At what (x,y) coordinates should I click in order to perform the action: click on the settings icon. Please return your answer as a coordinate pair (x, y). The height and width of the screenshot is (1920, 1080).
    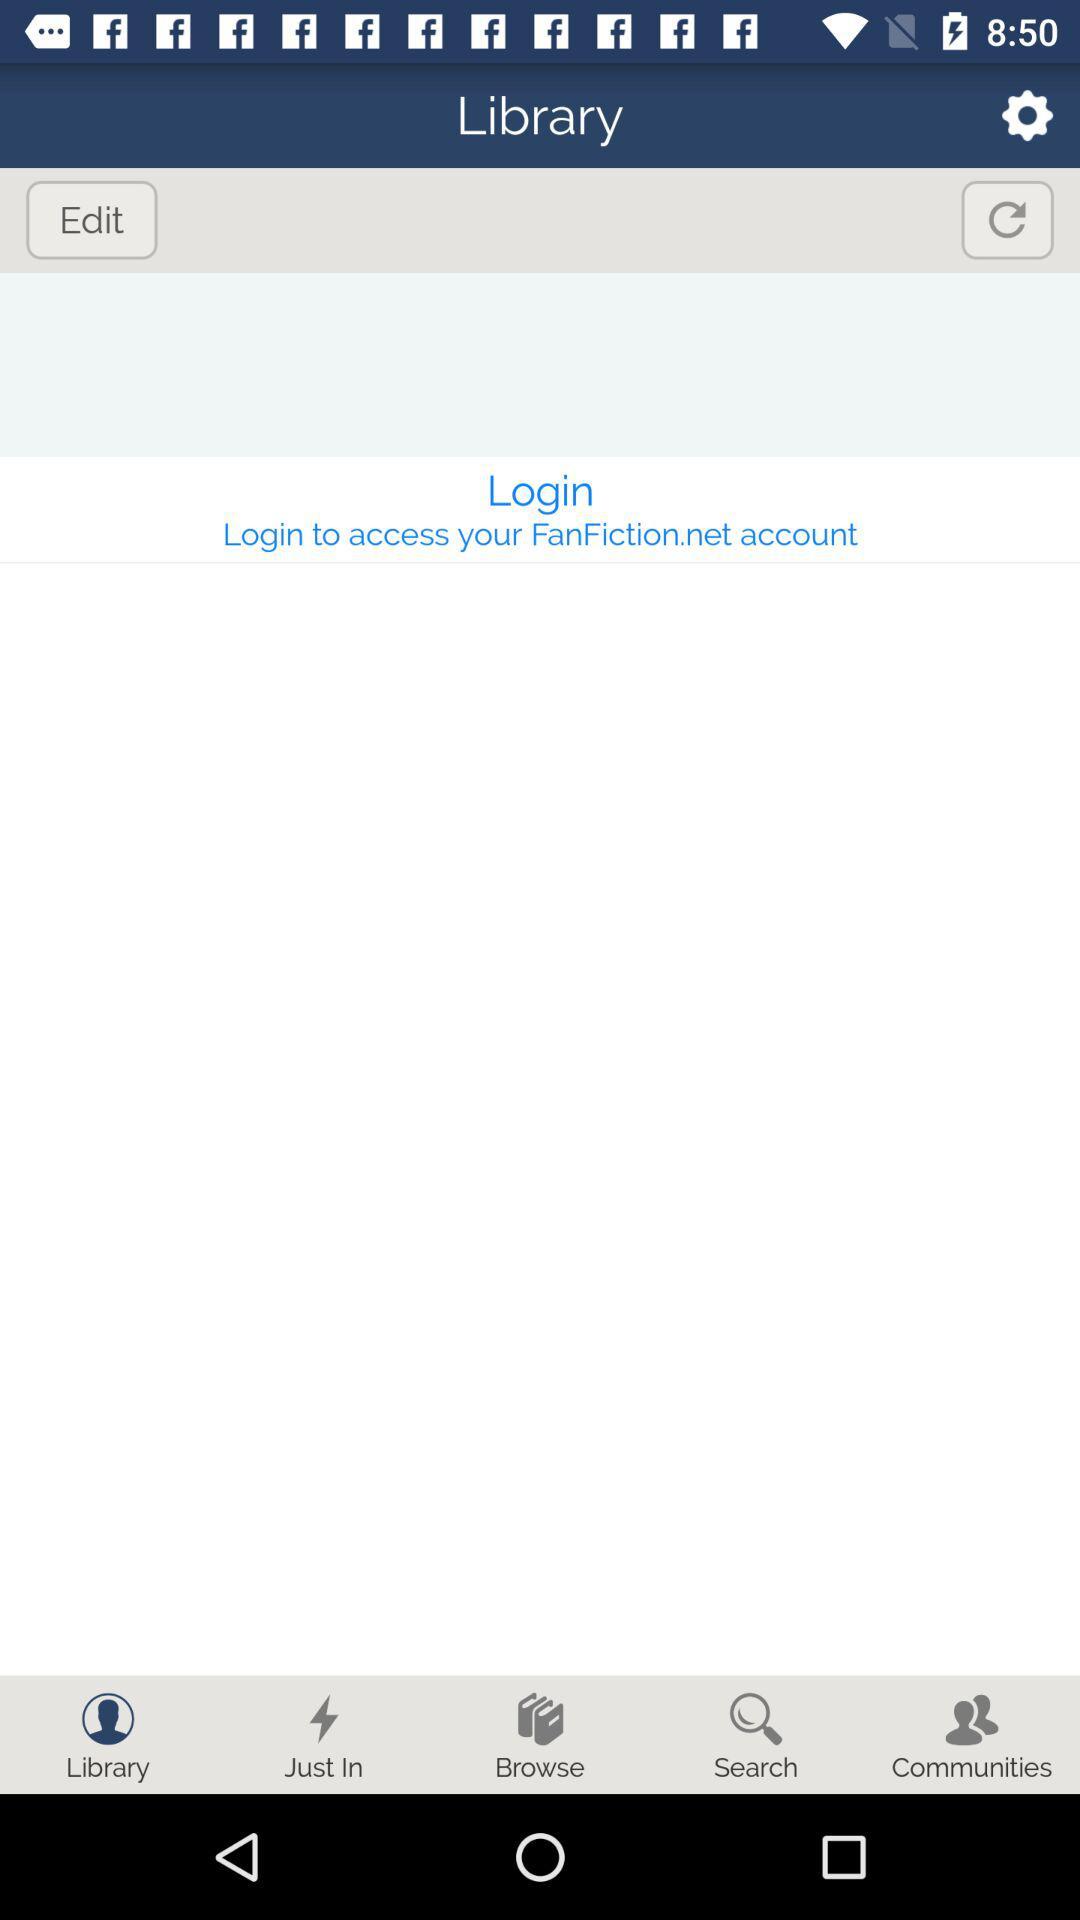
    Looking at the image, I should click on (1014, 114).